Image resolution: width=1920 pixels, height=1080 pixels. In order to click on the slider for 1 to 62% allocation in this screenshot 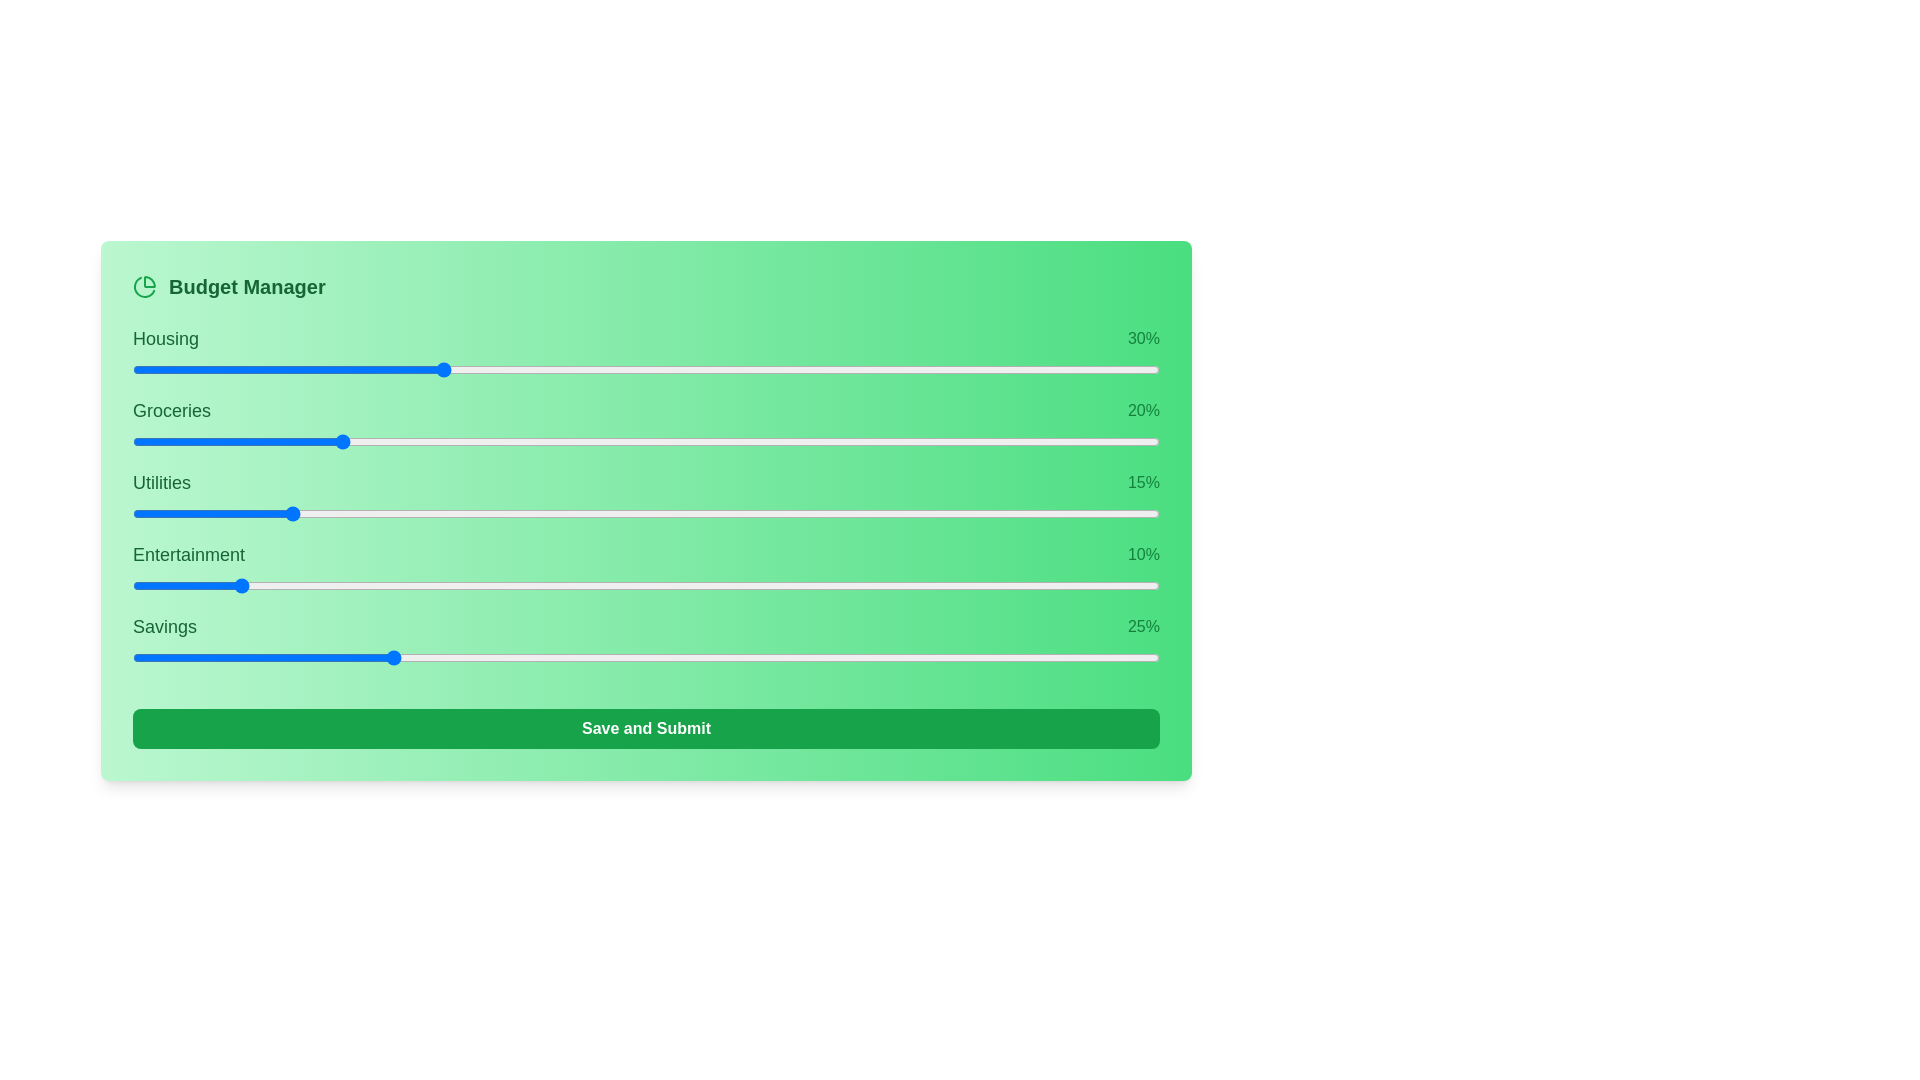, I will do `click(964, 441)`.